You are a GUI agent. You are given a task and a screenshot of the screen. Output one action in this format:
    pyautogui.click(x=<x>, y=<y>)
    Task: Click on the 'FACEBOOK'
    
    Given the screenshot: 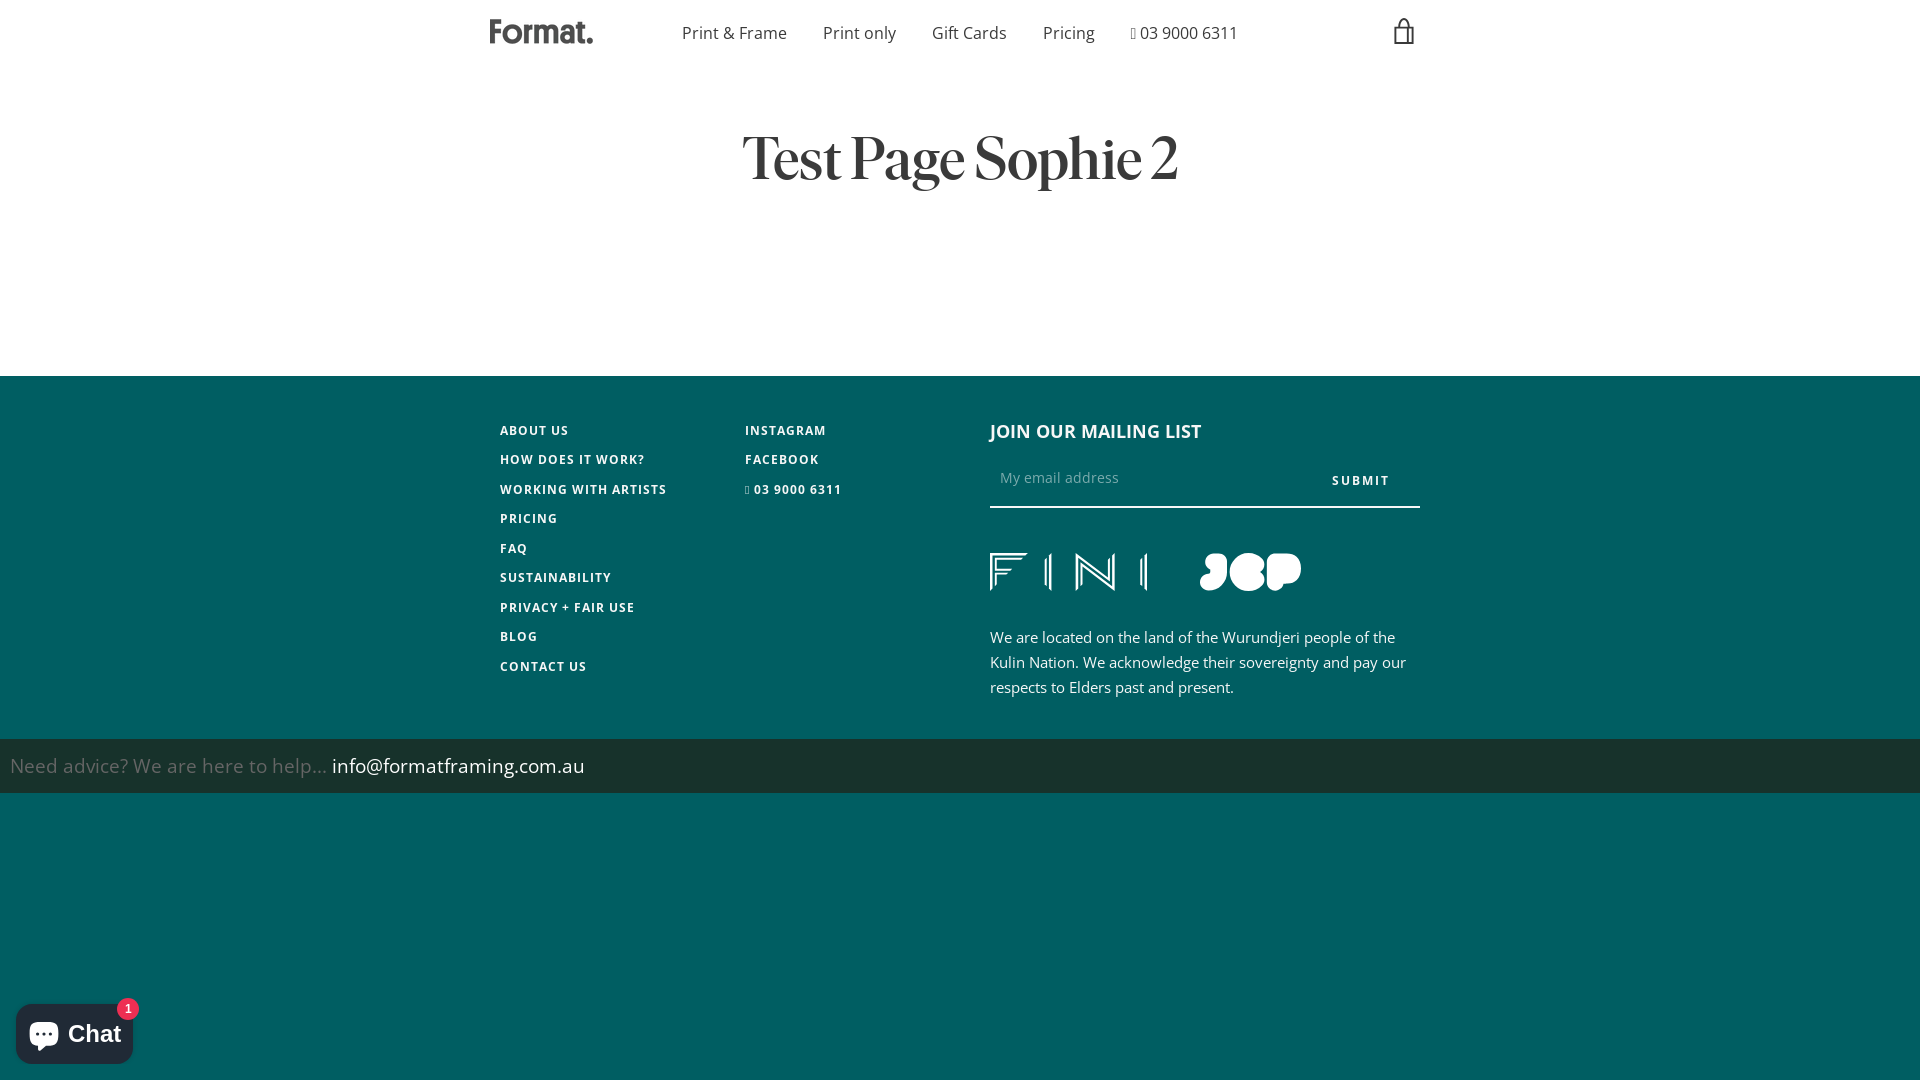 What is the action you would take?
    pyautogui.click(x=743, y=459)
    